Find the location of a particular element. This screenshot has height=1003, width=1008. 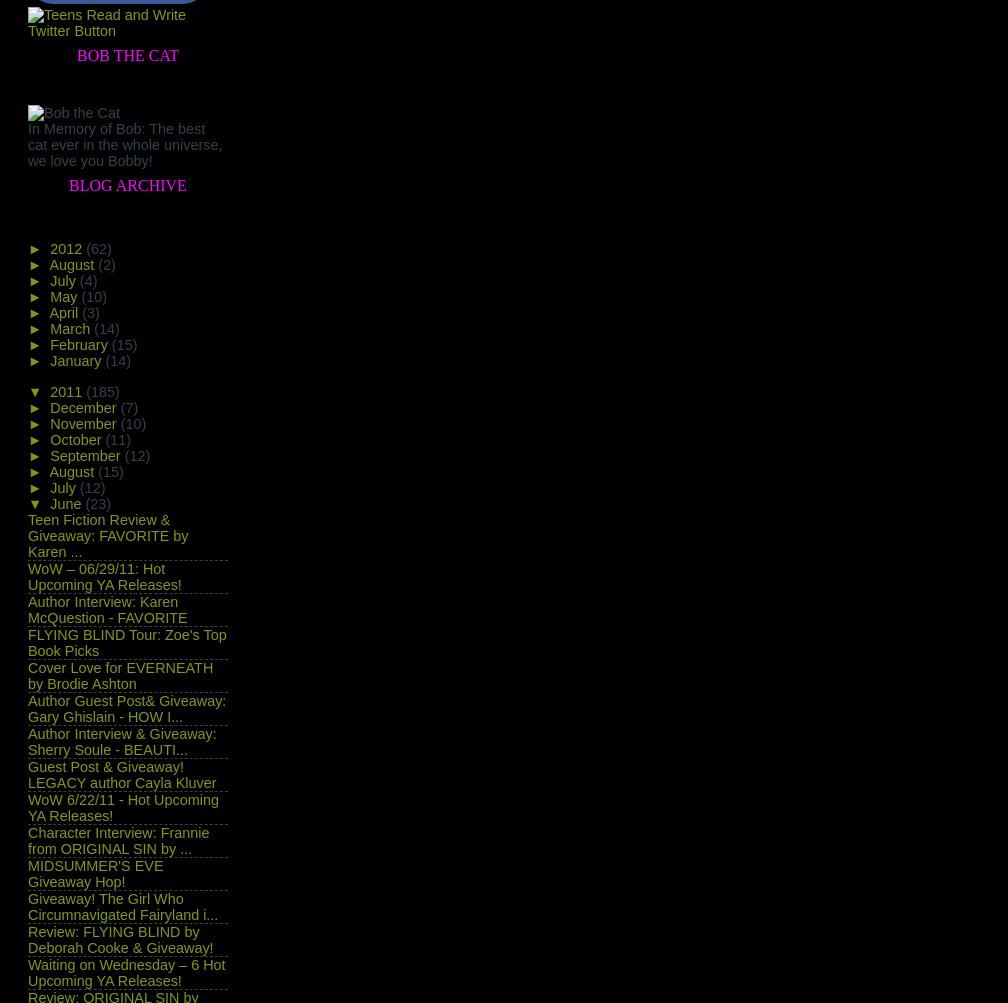

'FLYING BLIND Tour: Zoe's Top Book Picks' is located at coordinates (127, 642).